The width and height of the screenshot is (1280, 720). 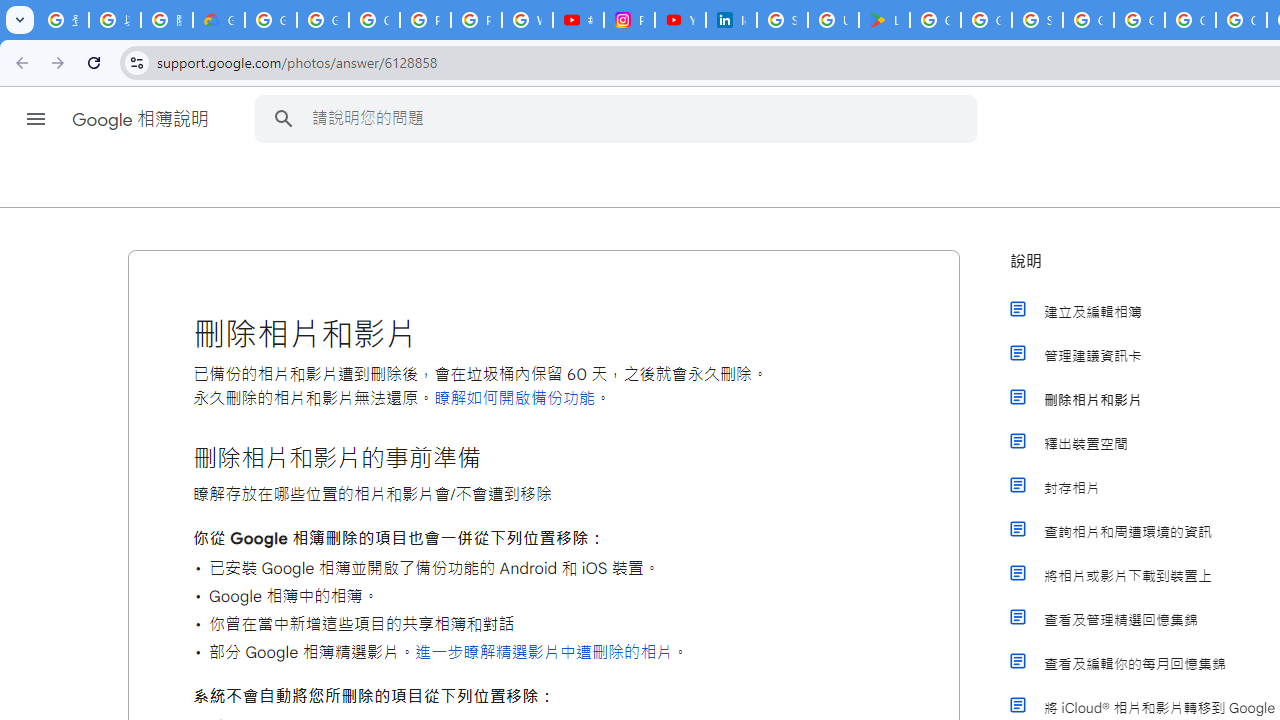 I want to click on 'Google Cloud Platform', so click(x=1139, y=20).